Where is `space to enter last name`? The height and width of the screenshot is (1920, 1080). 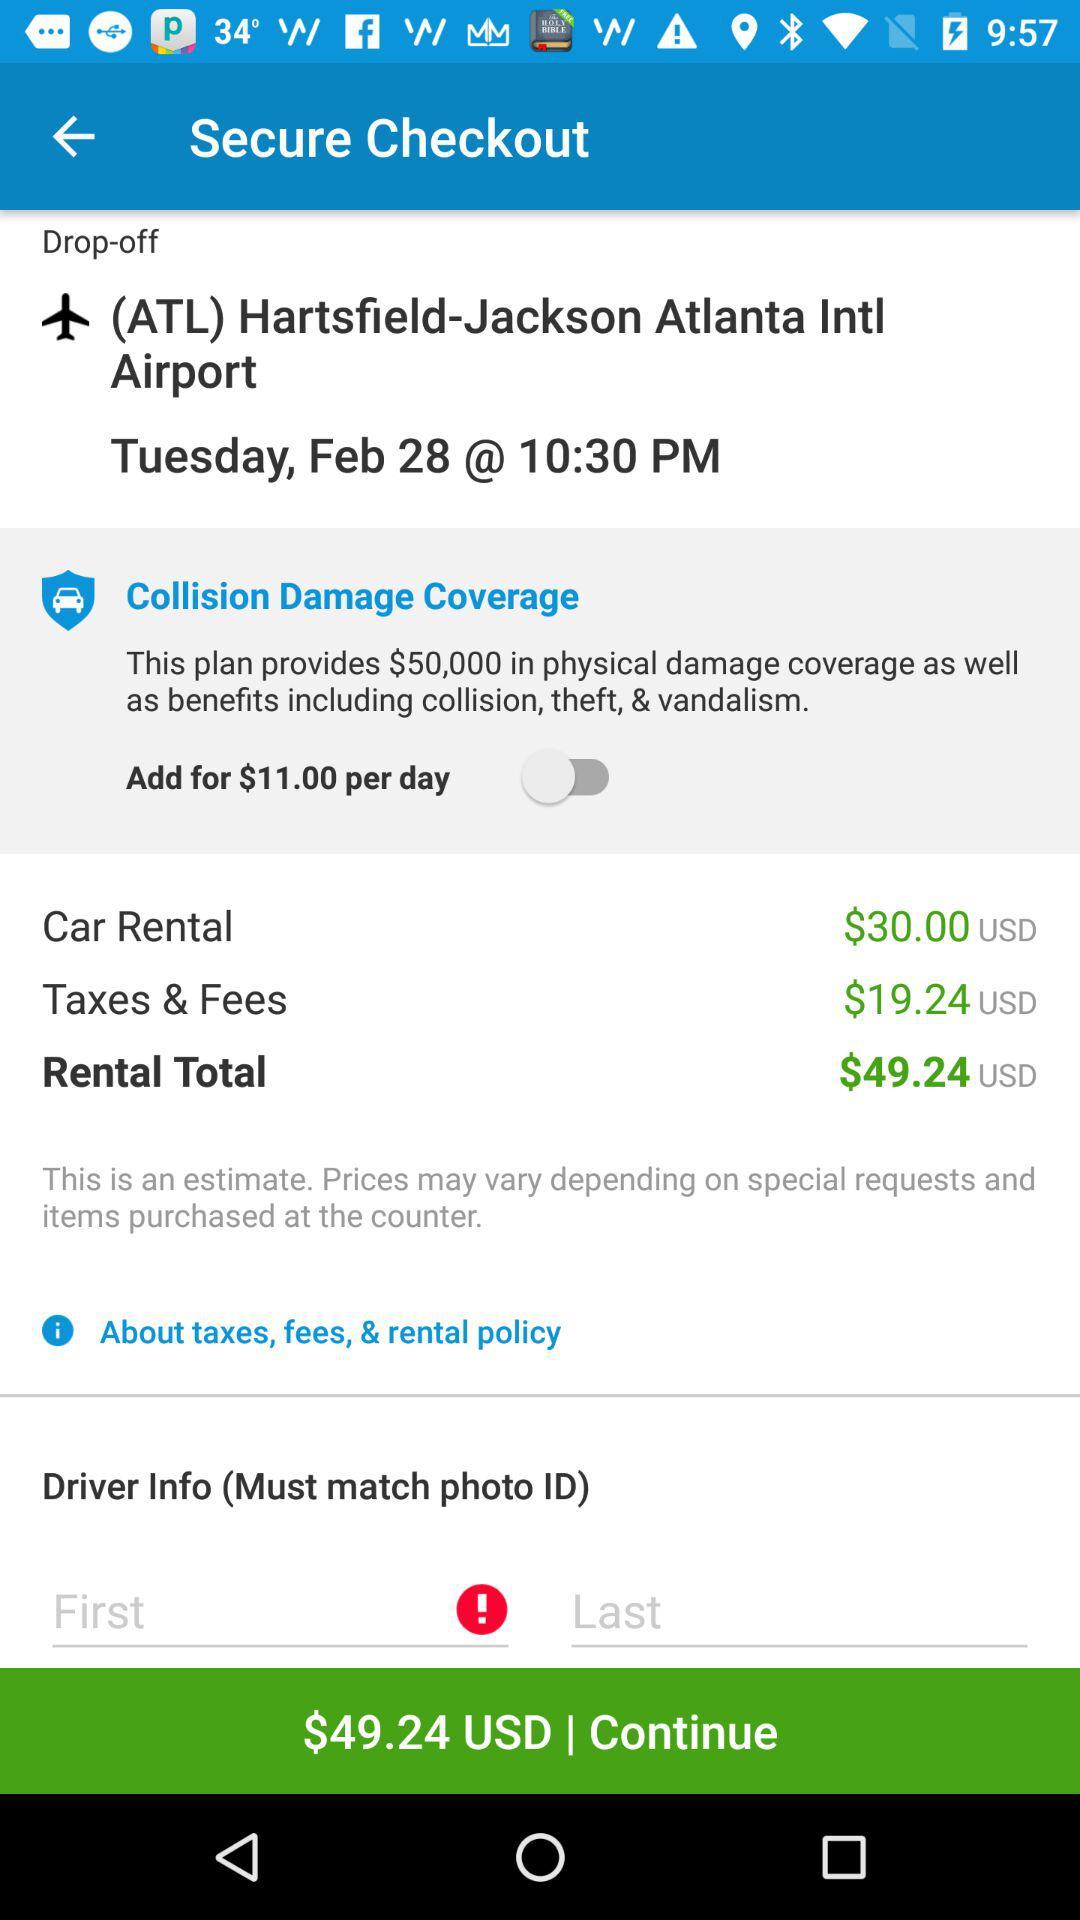 space to enter last name is located at coordinates (798, 1609).